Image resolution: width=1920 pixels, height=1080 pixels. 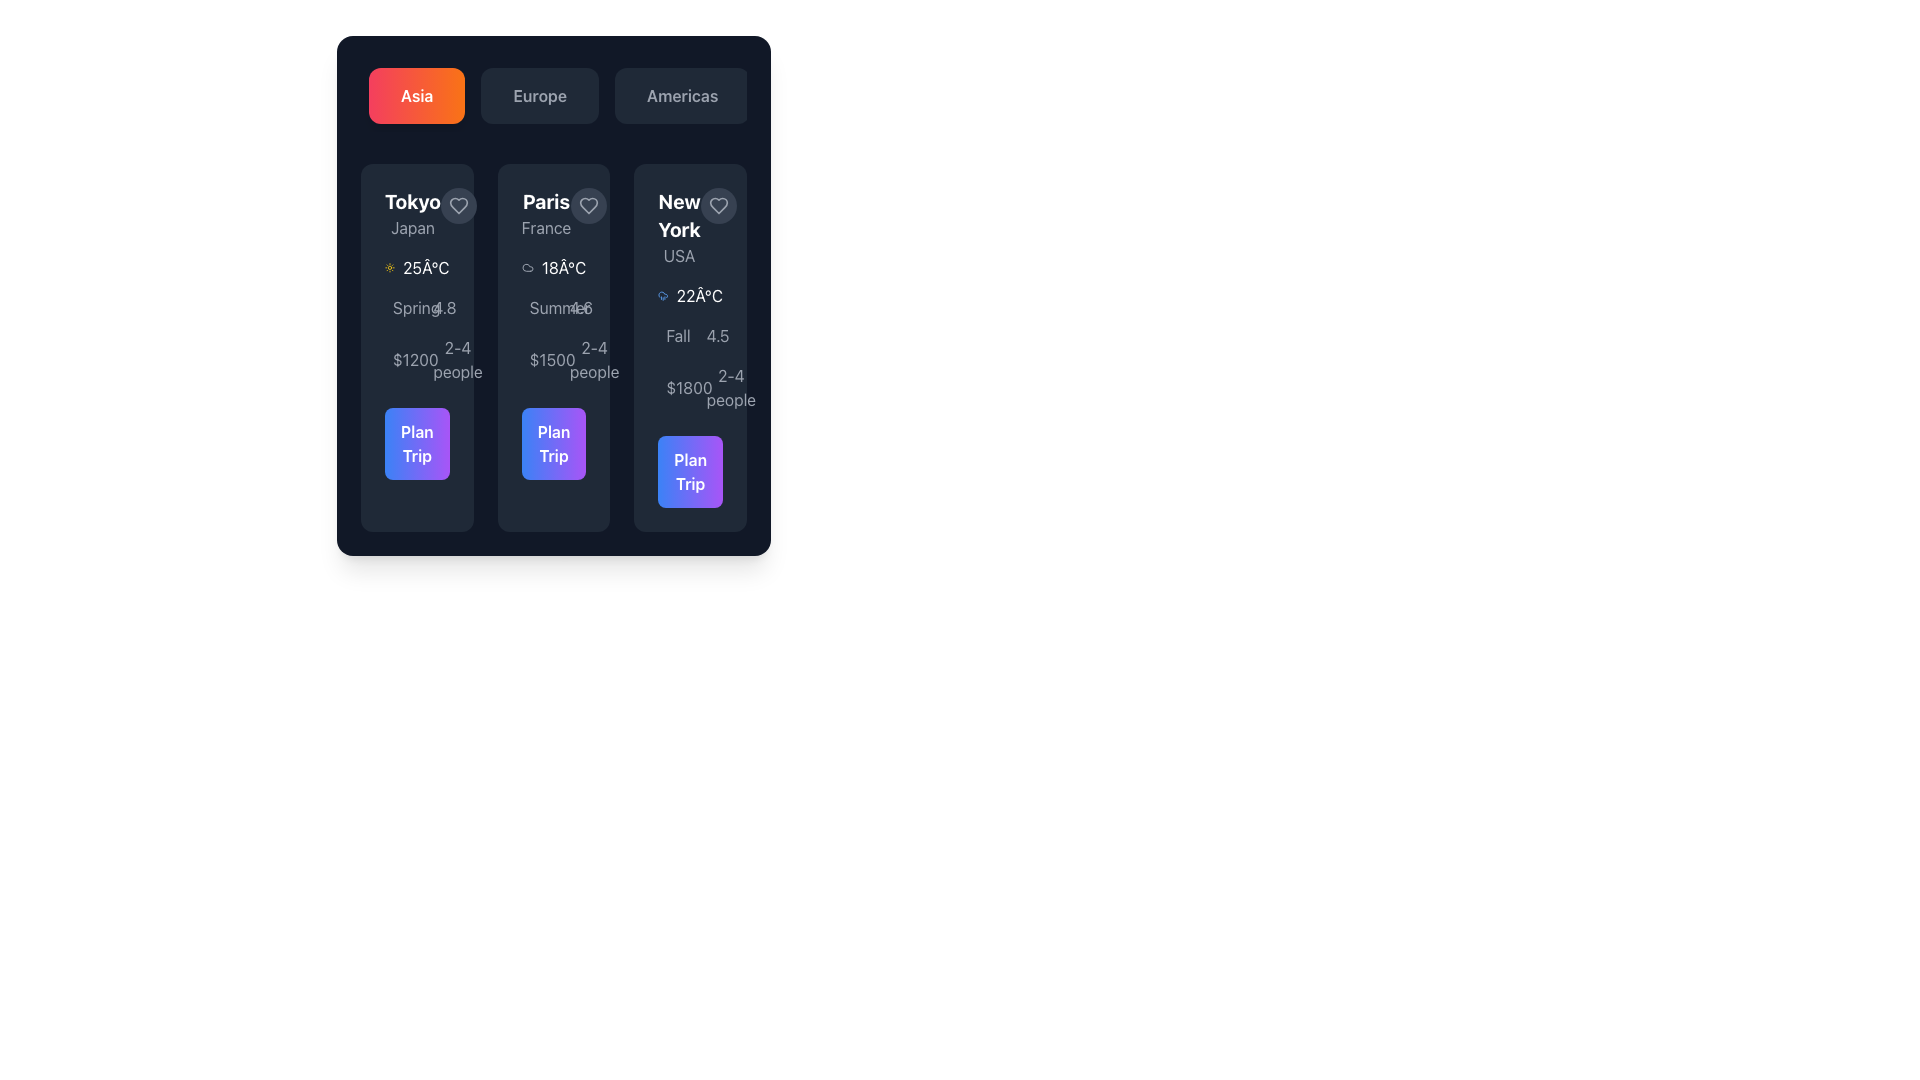 What do you see at coordinates (415, 308) in the screenshot?
I see `text label displaying 'Spring' located in the Tokyo, Japan card, which is positioned beneath the temperature information and above the rating value` at bounding box center [415, 308].